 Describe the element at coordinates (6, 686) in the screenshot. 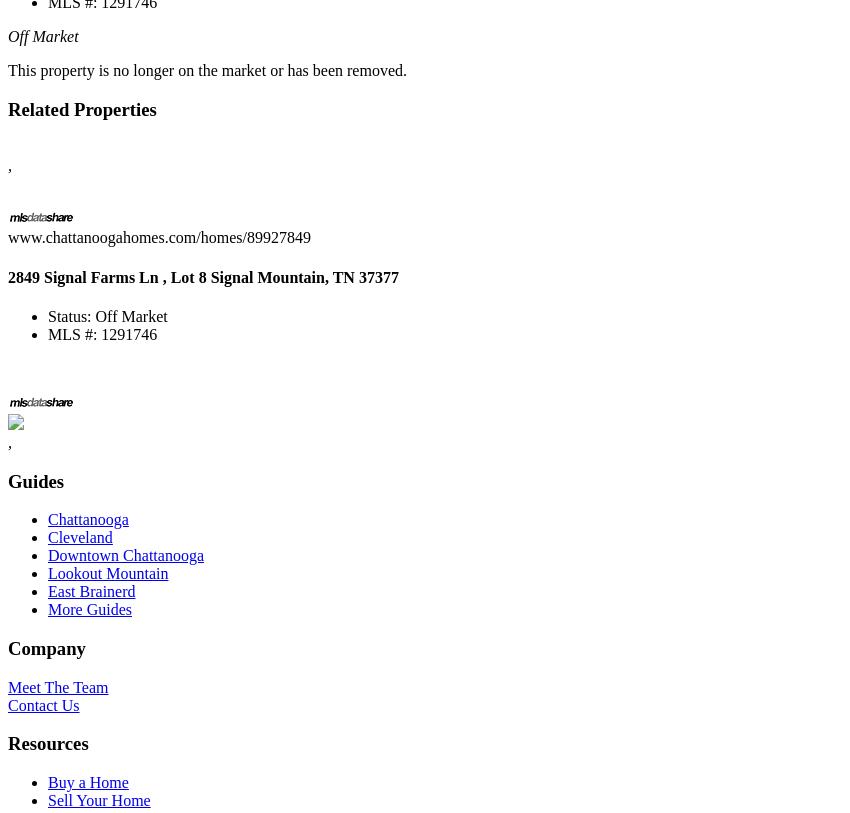

I see `'Meet The Team'` at that location.